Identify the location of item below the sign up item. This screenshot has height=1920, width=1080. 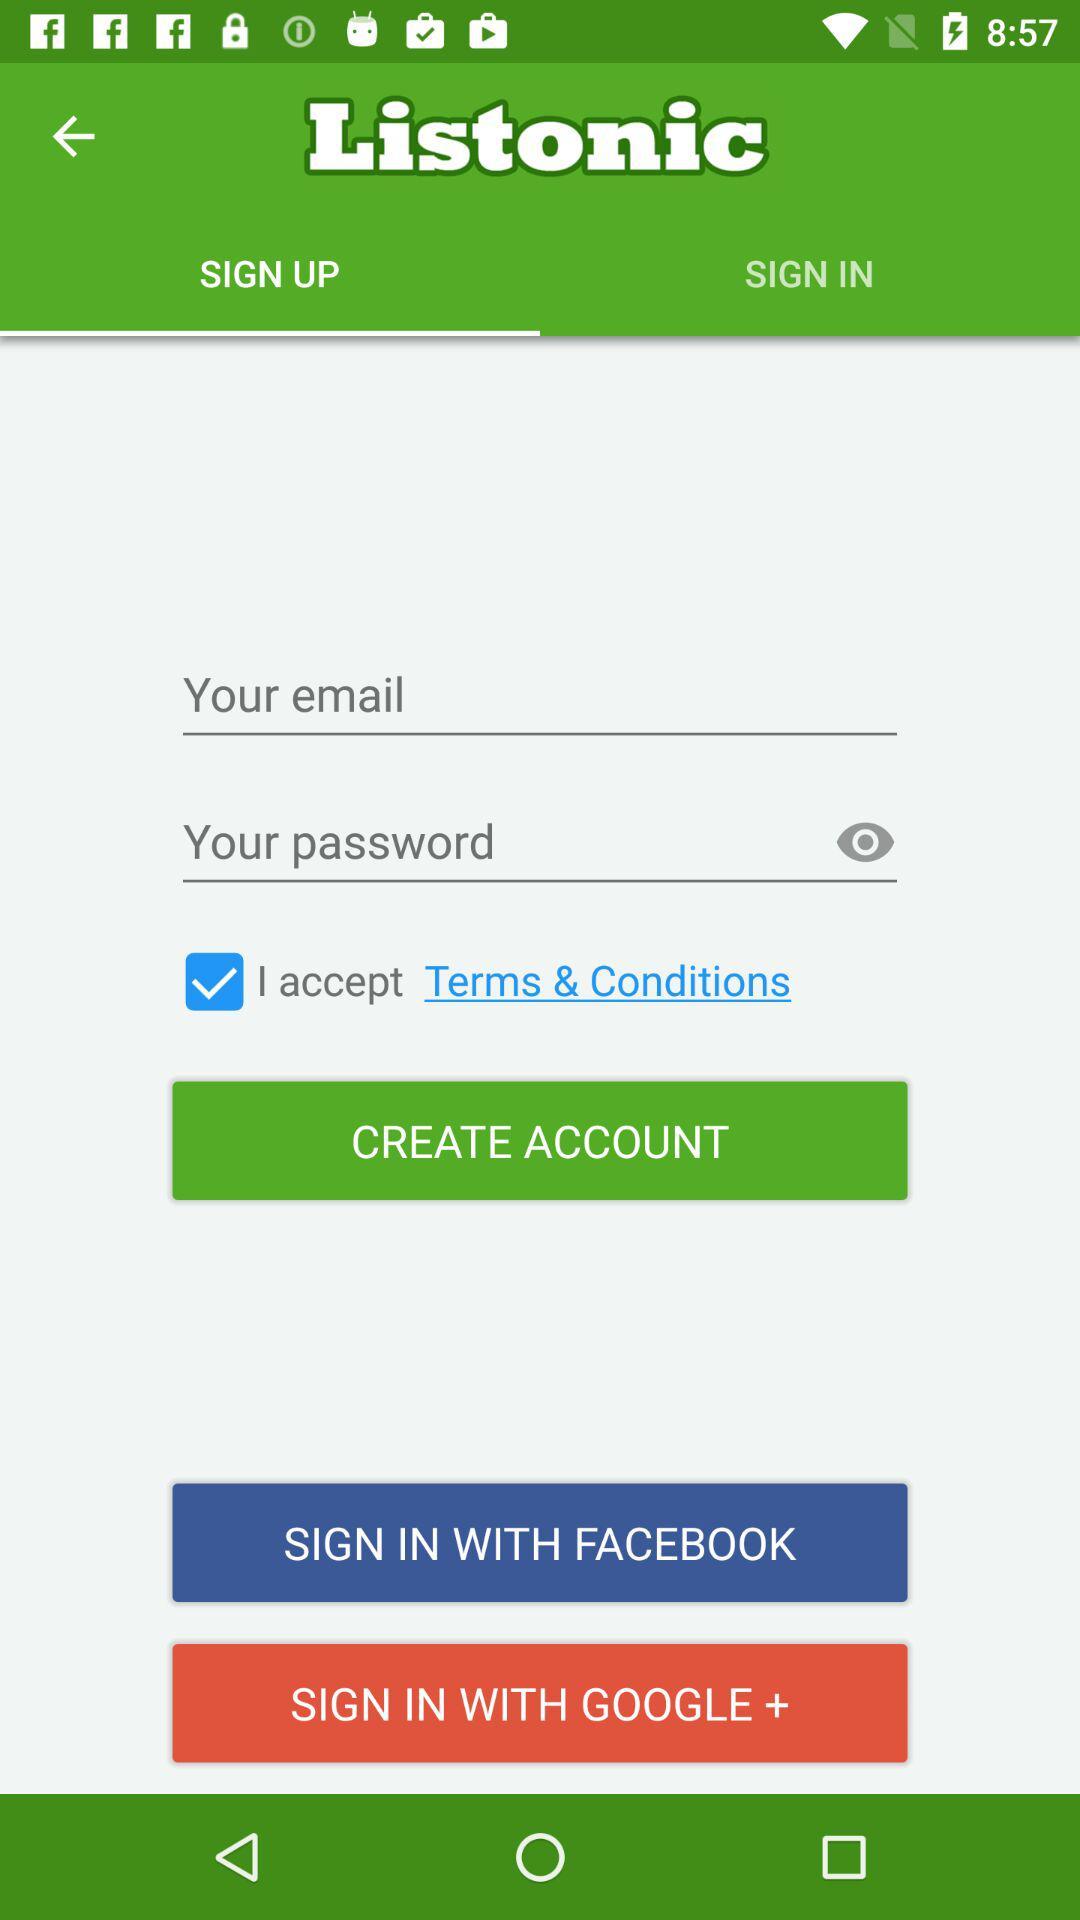
(540, 696).